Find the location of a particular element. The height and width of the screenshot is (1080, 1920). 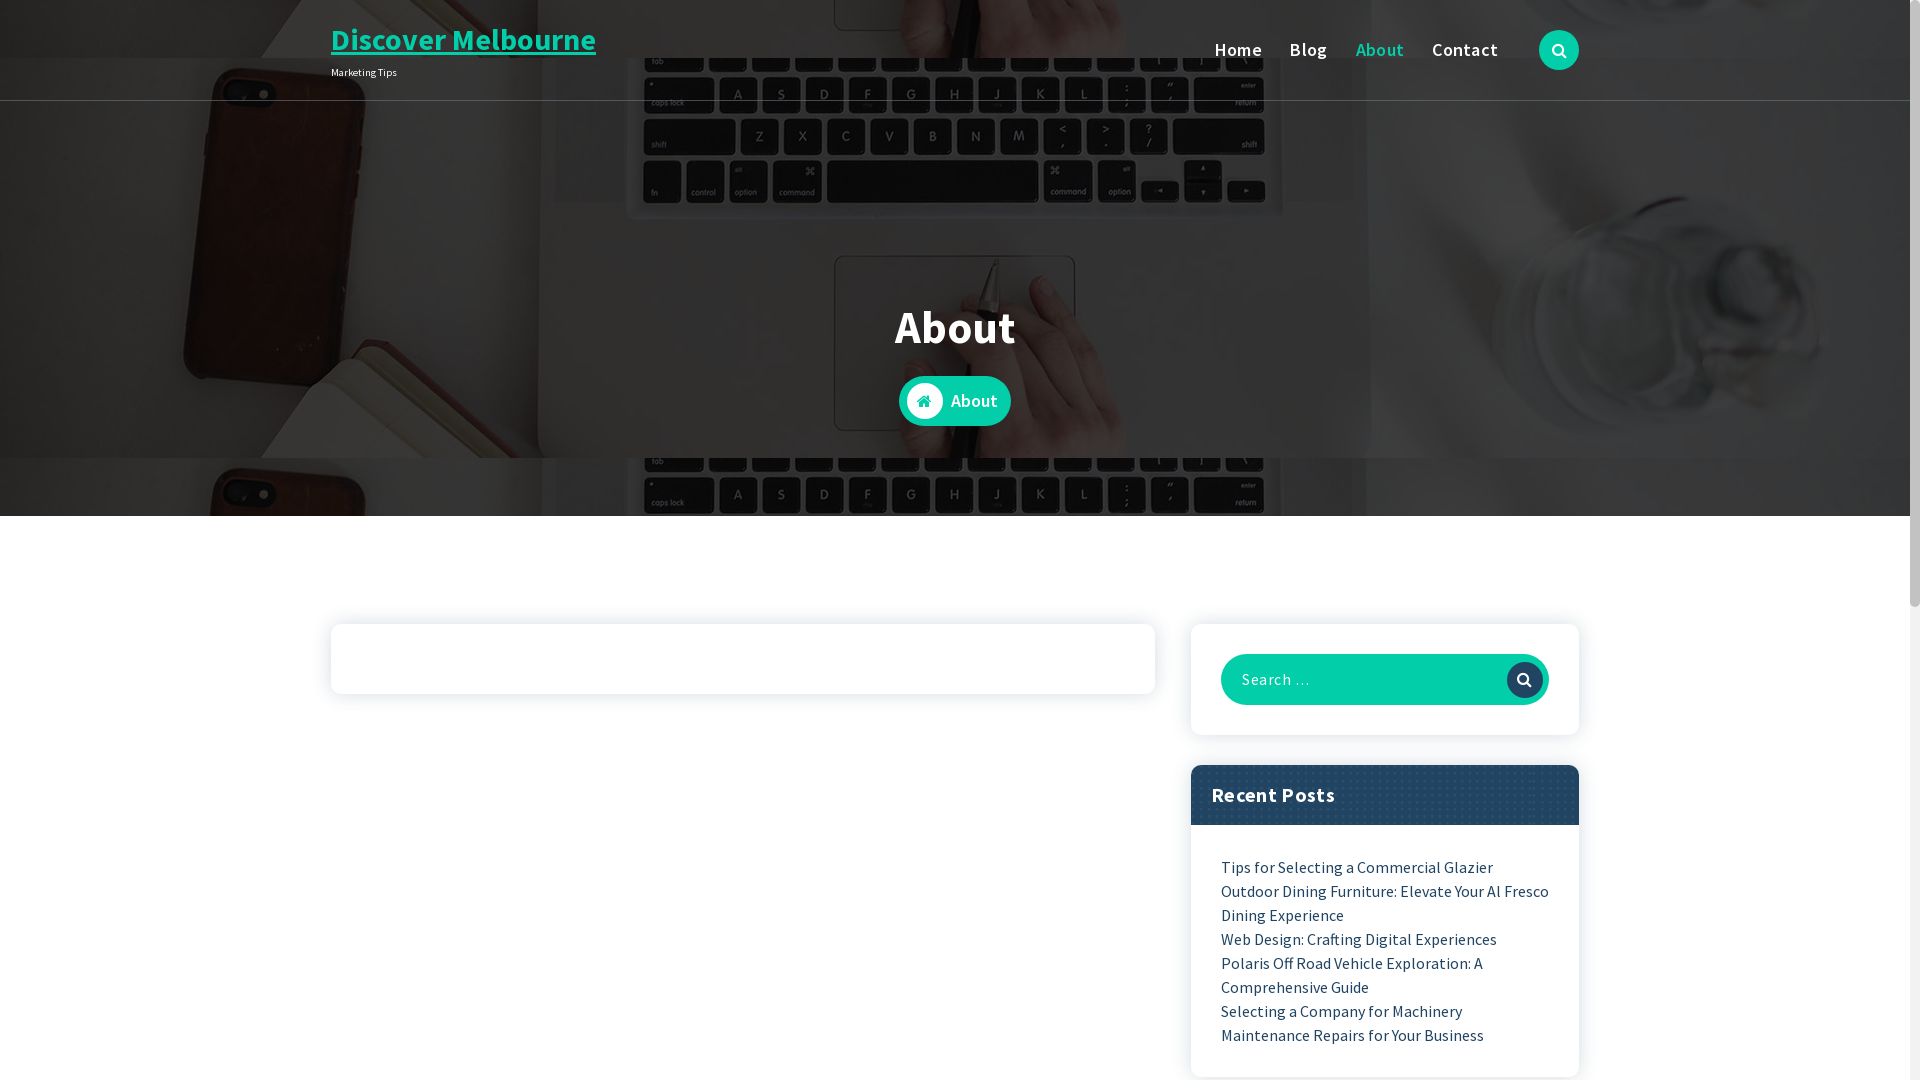

'About' is located at coordinates (1379, 49).